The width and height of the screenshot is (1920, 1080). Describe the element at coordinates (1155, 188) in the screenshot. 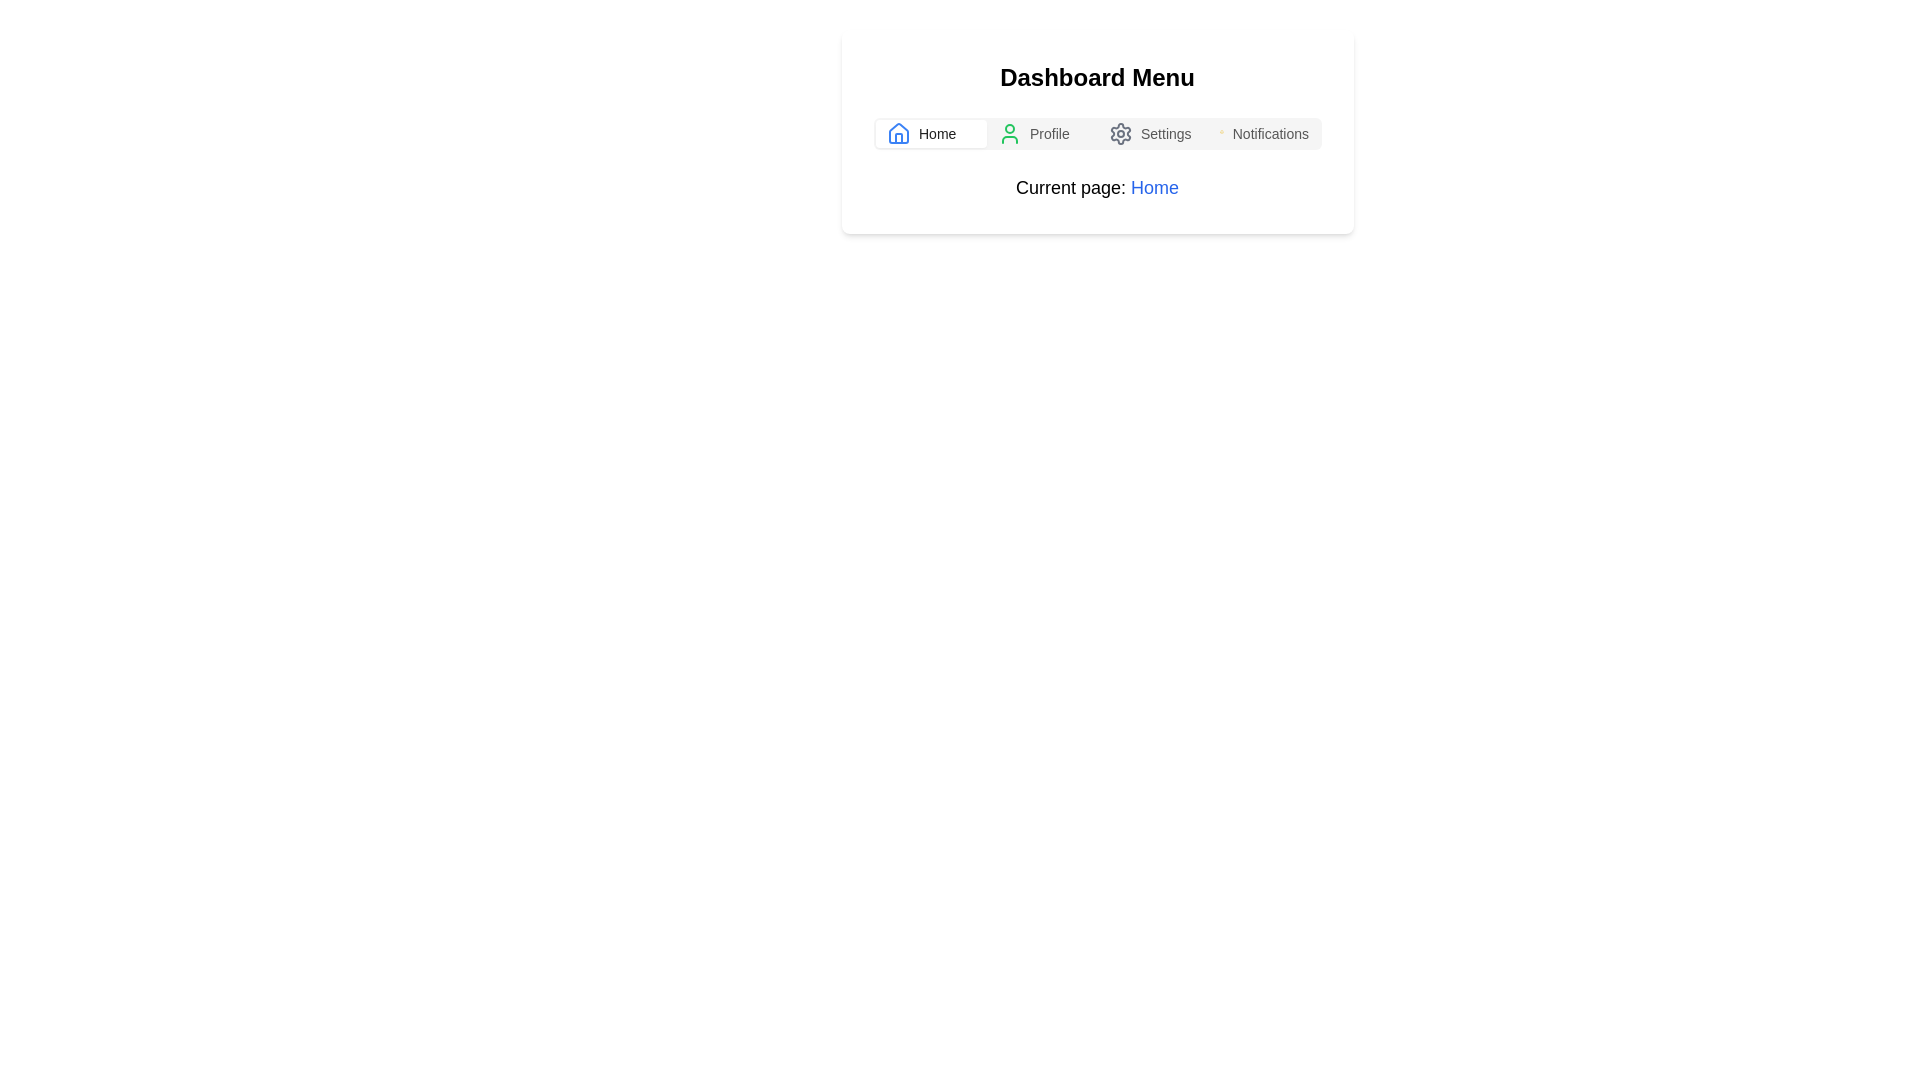

I see `the 'Home' text label, which is styled in blue and located within the 'Current page: Home.' text structure in the 'Dashboard Menu.'` at that location.